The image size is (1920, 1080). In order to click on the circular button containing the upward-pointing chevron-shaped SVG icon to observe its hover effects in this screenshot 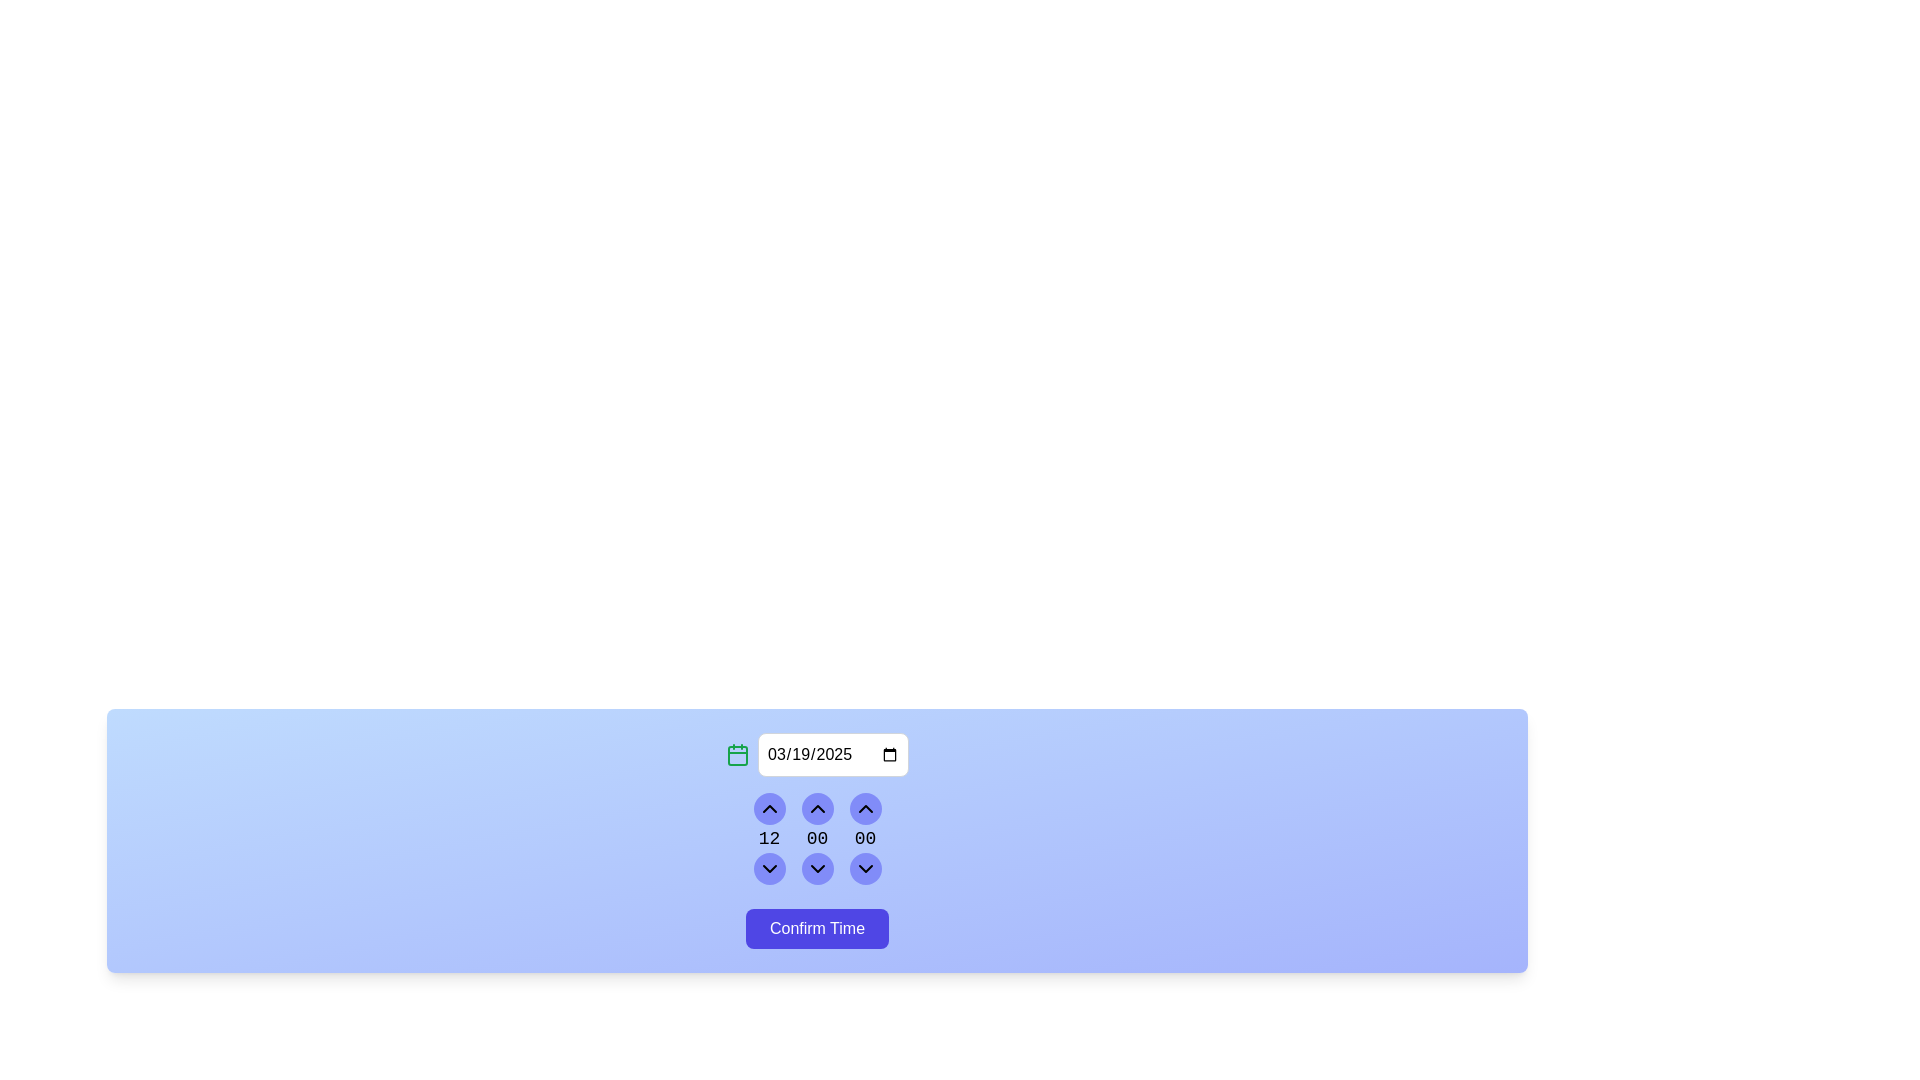, I will do `click(865, 808)`.